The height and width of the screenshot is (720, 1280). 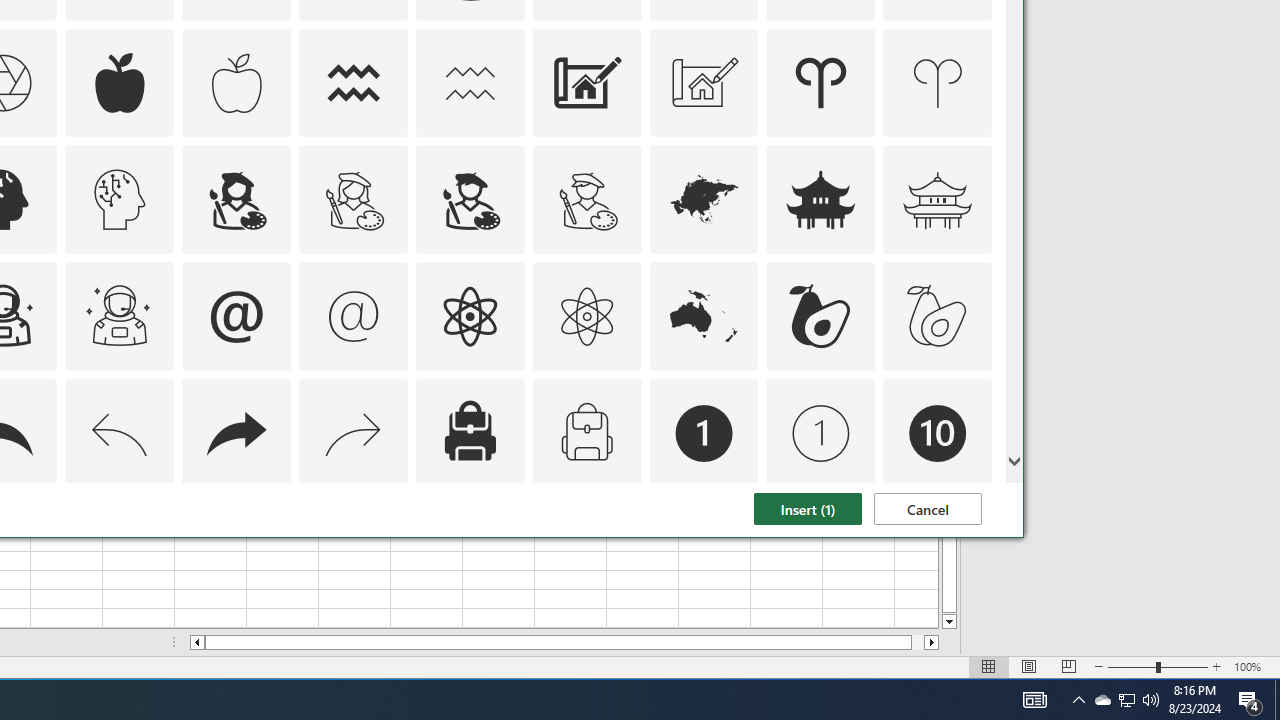 I want to click on 'AutomationID: Icons_Aries_M', so click(x=937, y=81).